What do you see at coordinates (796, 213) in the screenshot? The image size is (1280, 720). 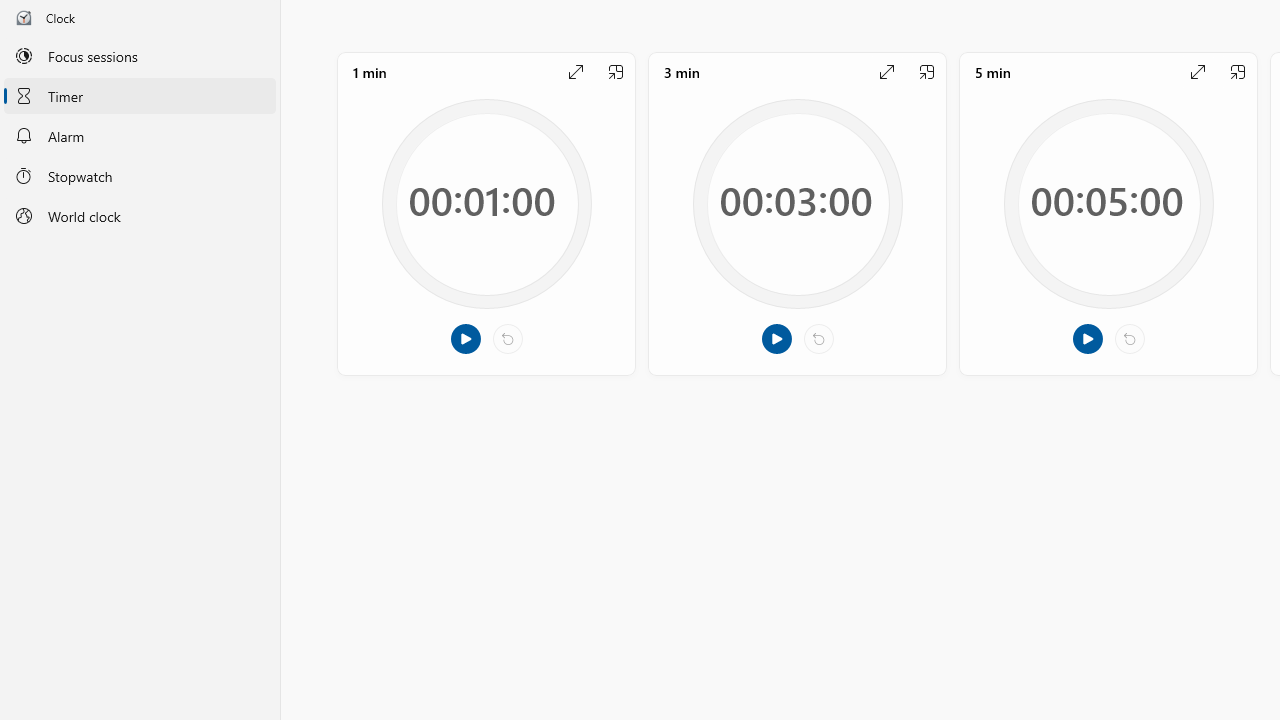 I see `'Edit timer, 3 min, Not Started, 3 minutes 0 seconds'` at bounding box center [796, 213].